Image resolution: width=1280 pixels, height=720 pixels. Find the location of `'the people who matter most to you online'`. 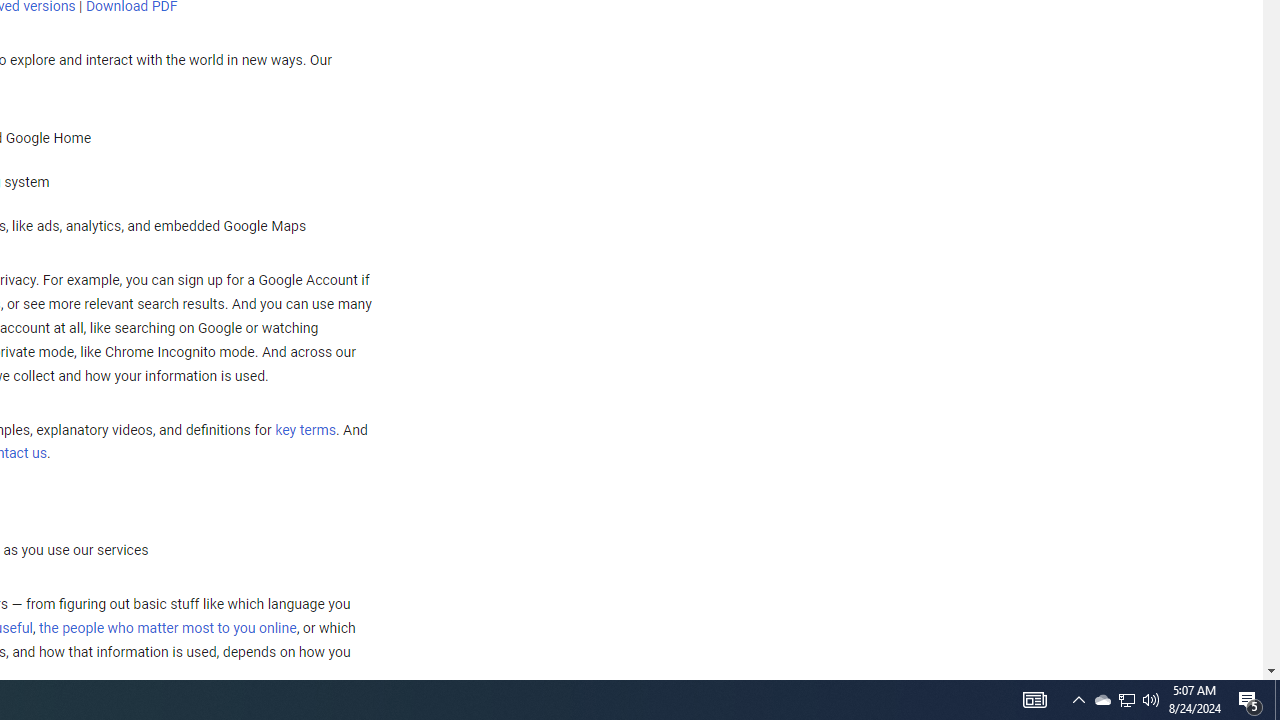

'the people who matter most to you online' is located at coordinates (167, 627).